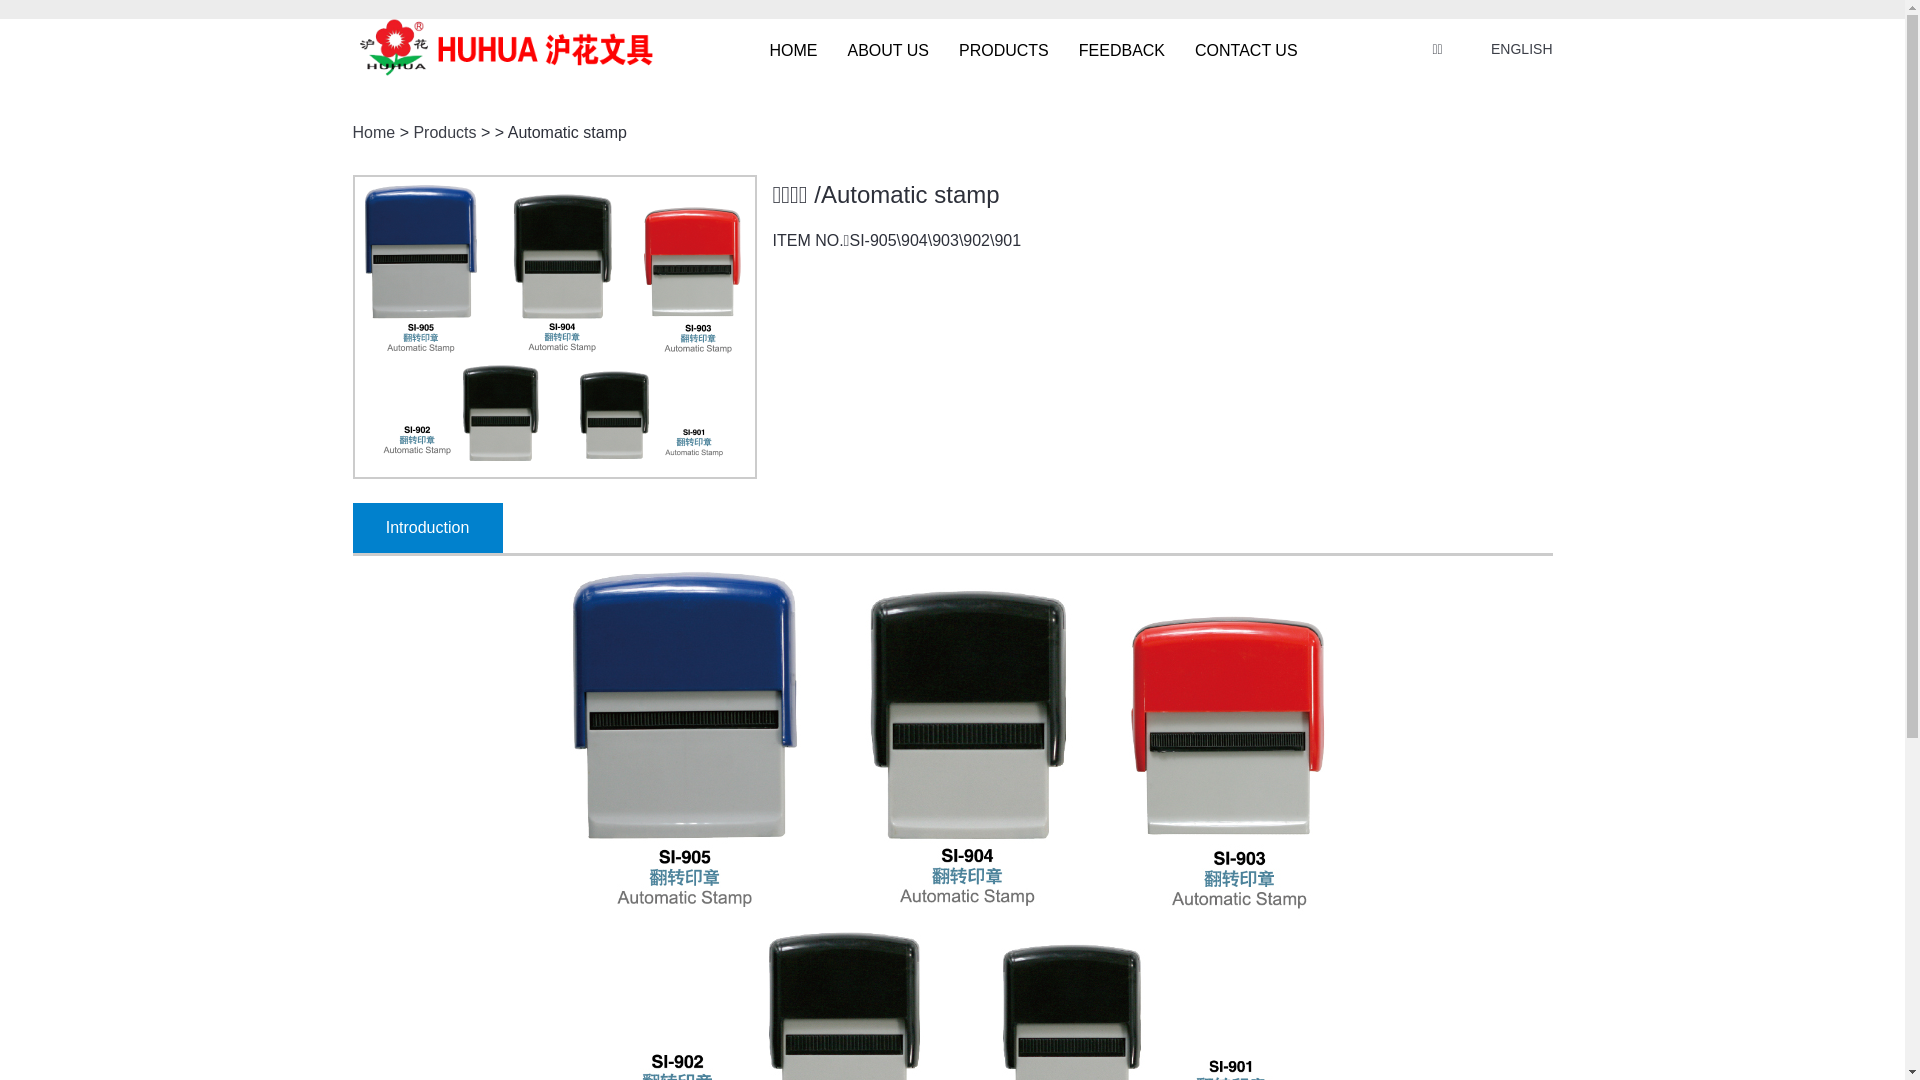 The width and height of the screenshot is (1920, 1080). What do you see at coordinates (373, 132) in the screenshot?
I see `'Home'` at bounding box center [373, 132].